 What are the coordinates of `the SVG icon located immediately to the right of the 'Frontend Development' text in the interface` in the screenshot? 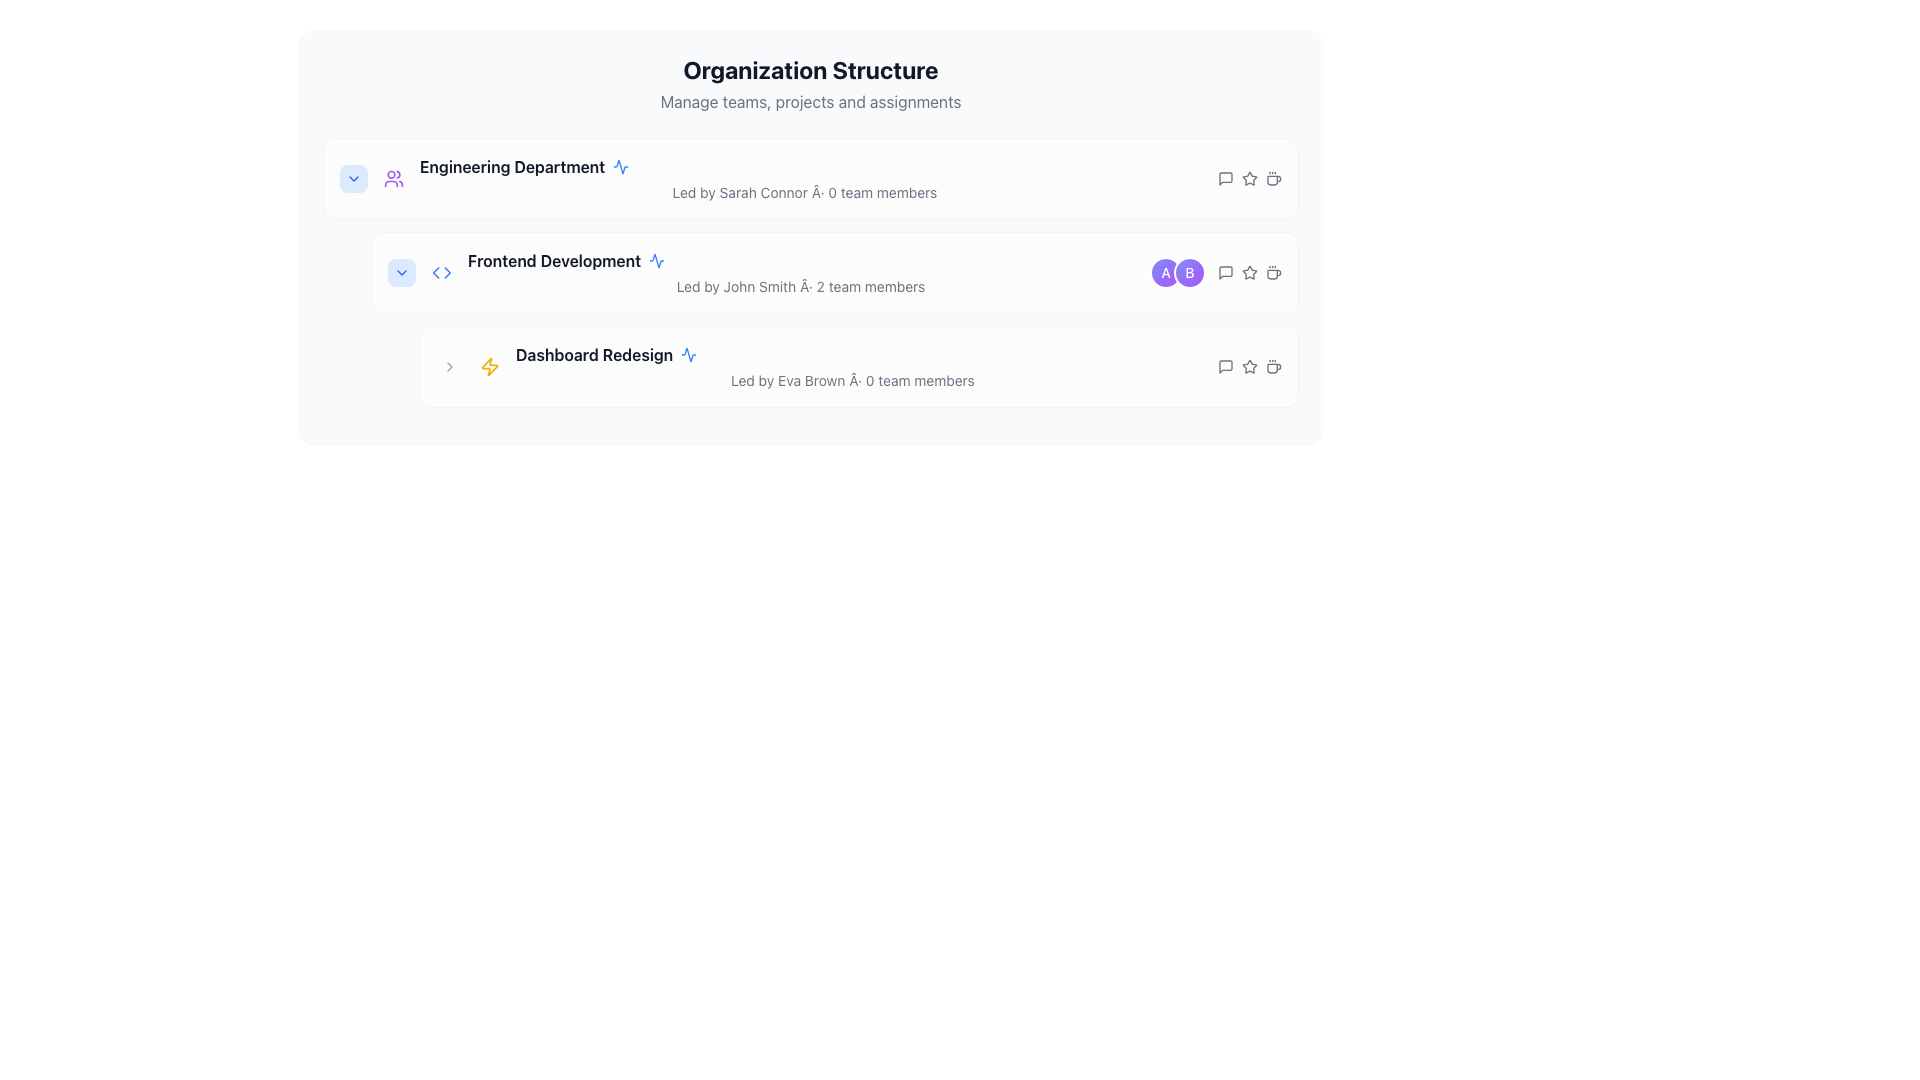 It's located at (657, 260).